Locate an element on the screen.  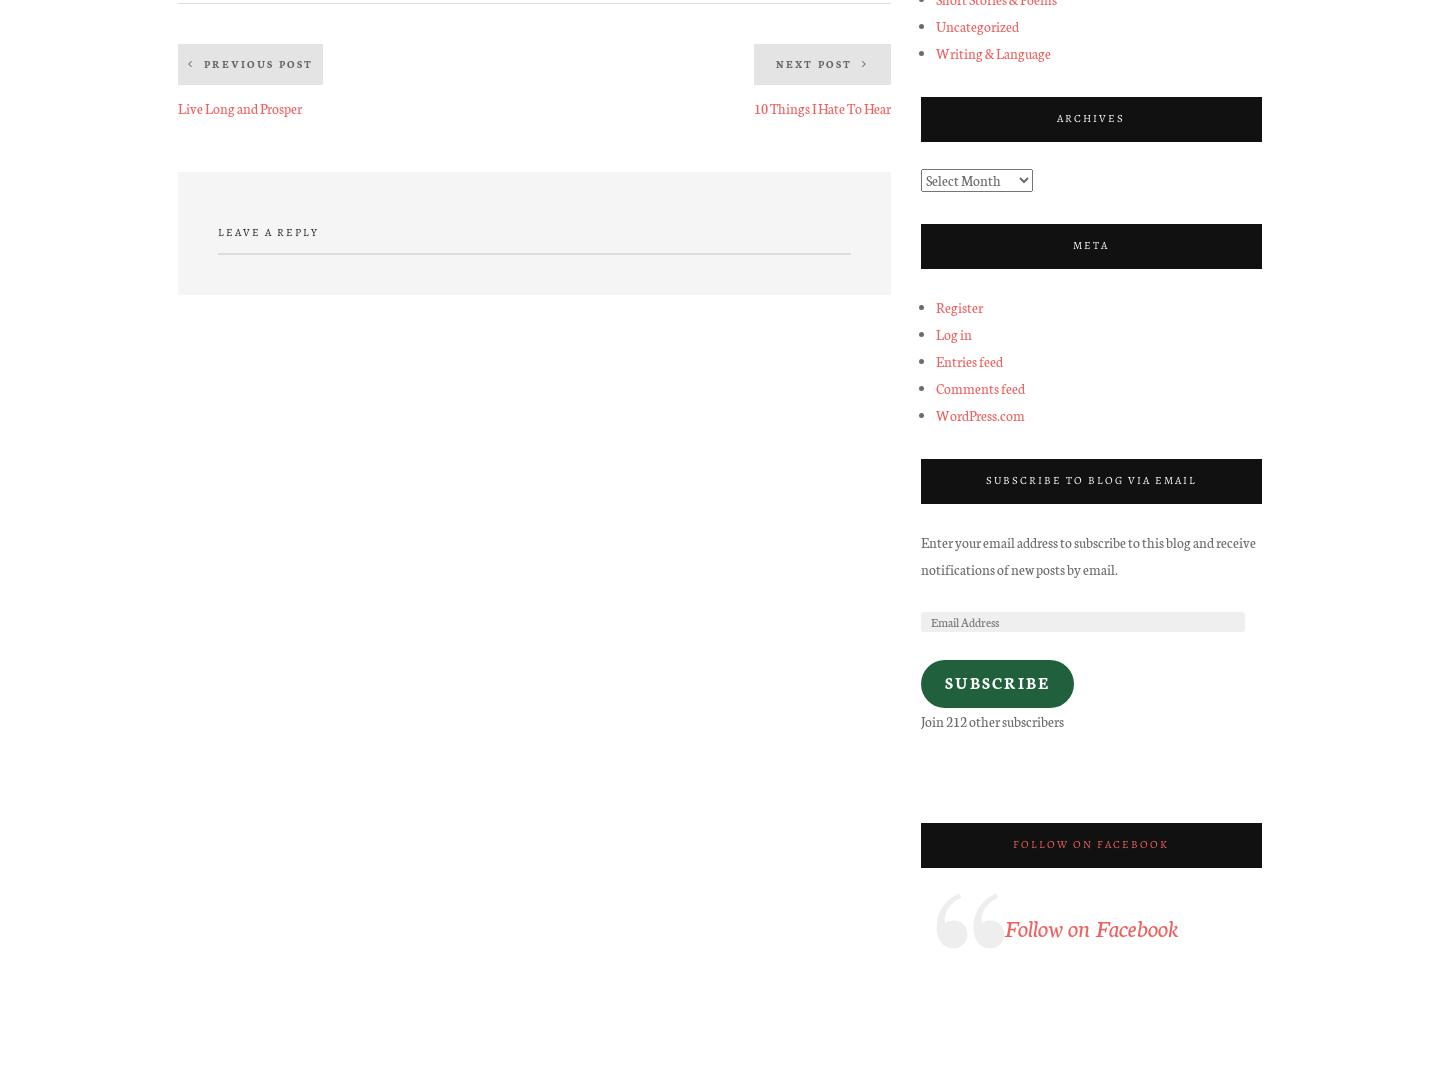
'Log in' is located at coordinates (934, 332).